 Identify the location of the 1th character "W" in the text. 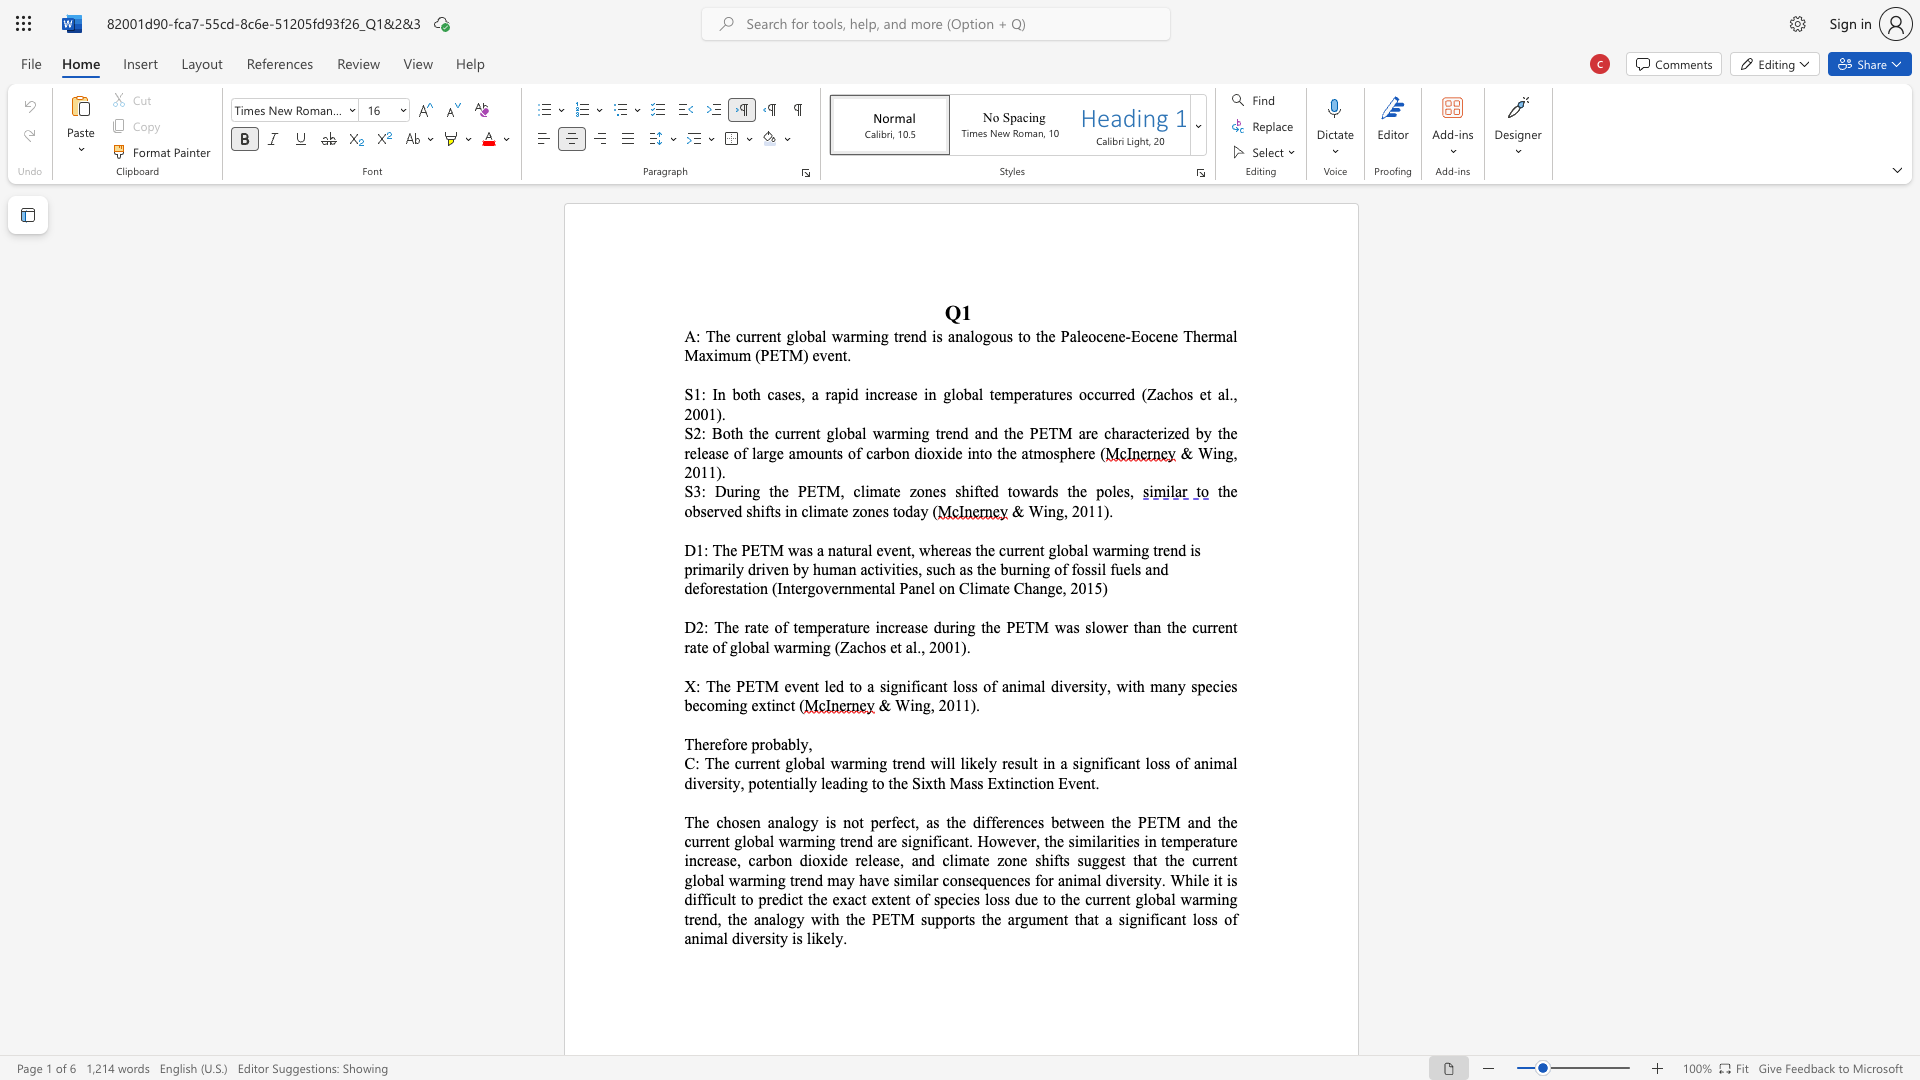
(1204, 453).